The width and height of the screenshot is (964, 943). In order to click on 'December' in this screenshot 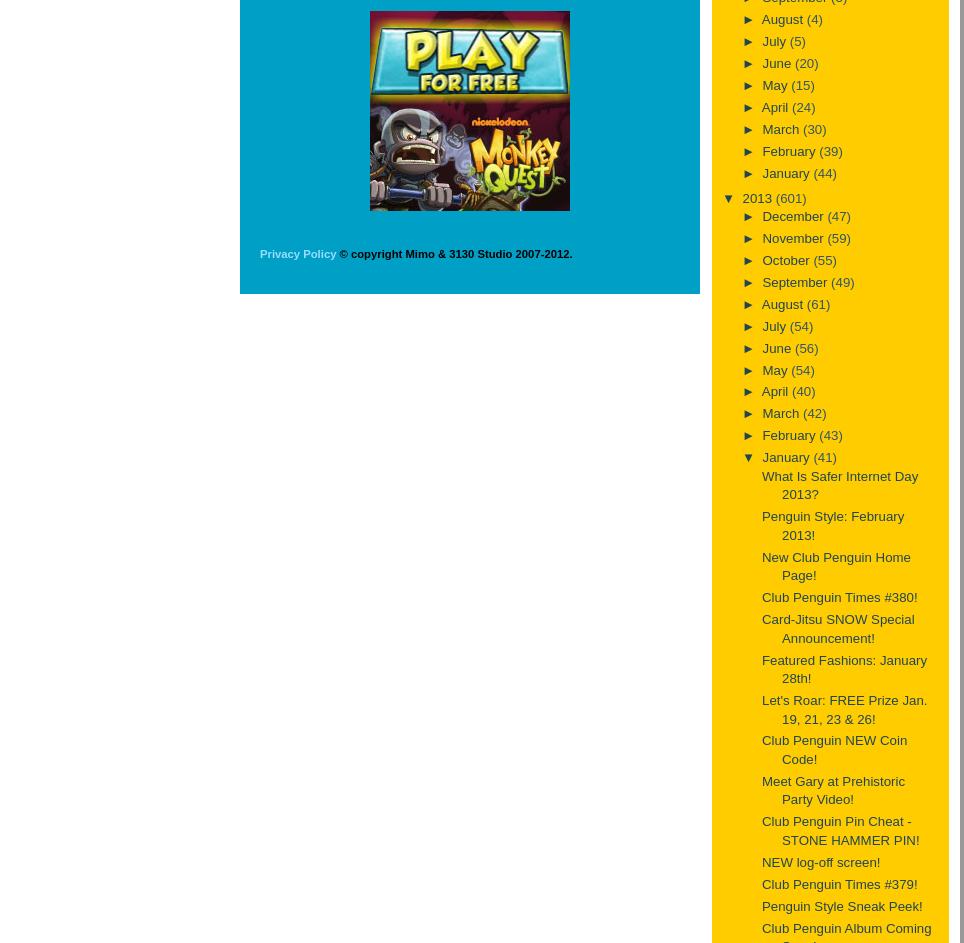, I will do `click(794, 216)`.